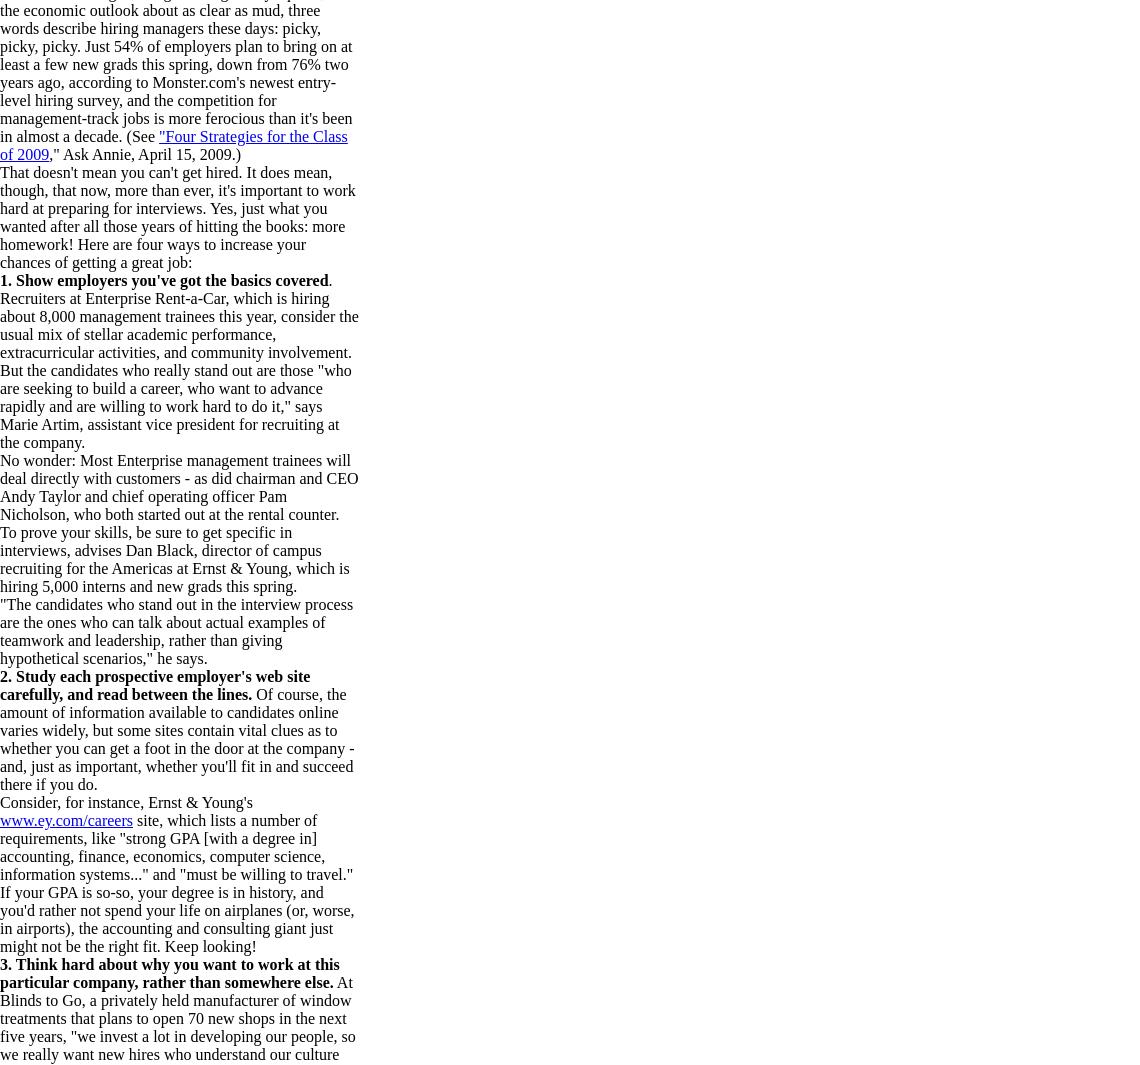 The height and width of the screenshot is (1065, 1140). Describe the element at coordinates (124, 802) in the screenshot. I see `'Consider, for instance, Ernst & Young's'` at that location.